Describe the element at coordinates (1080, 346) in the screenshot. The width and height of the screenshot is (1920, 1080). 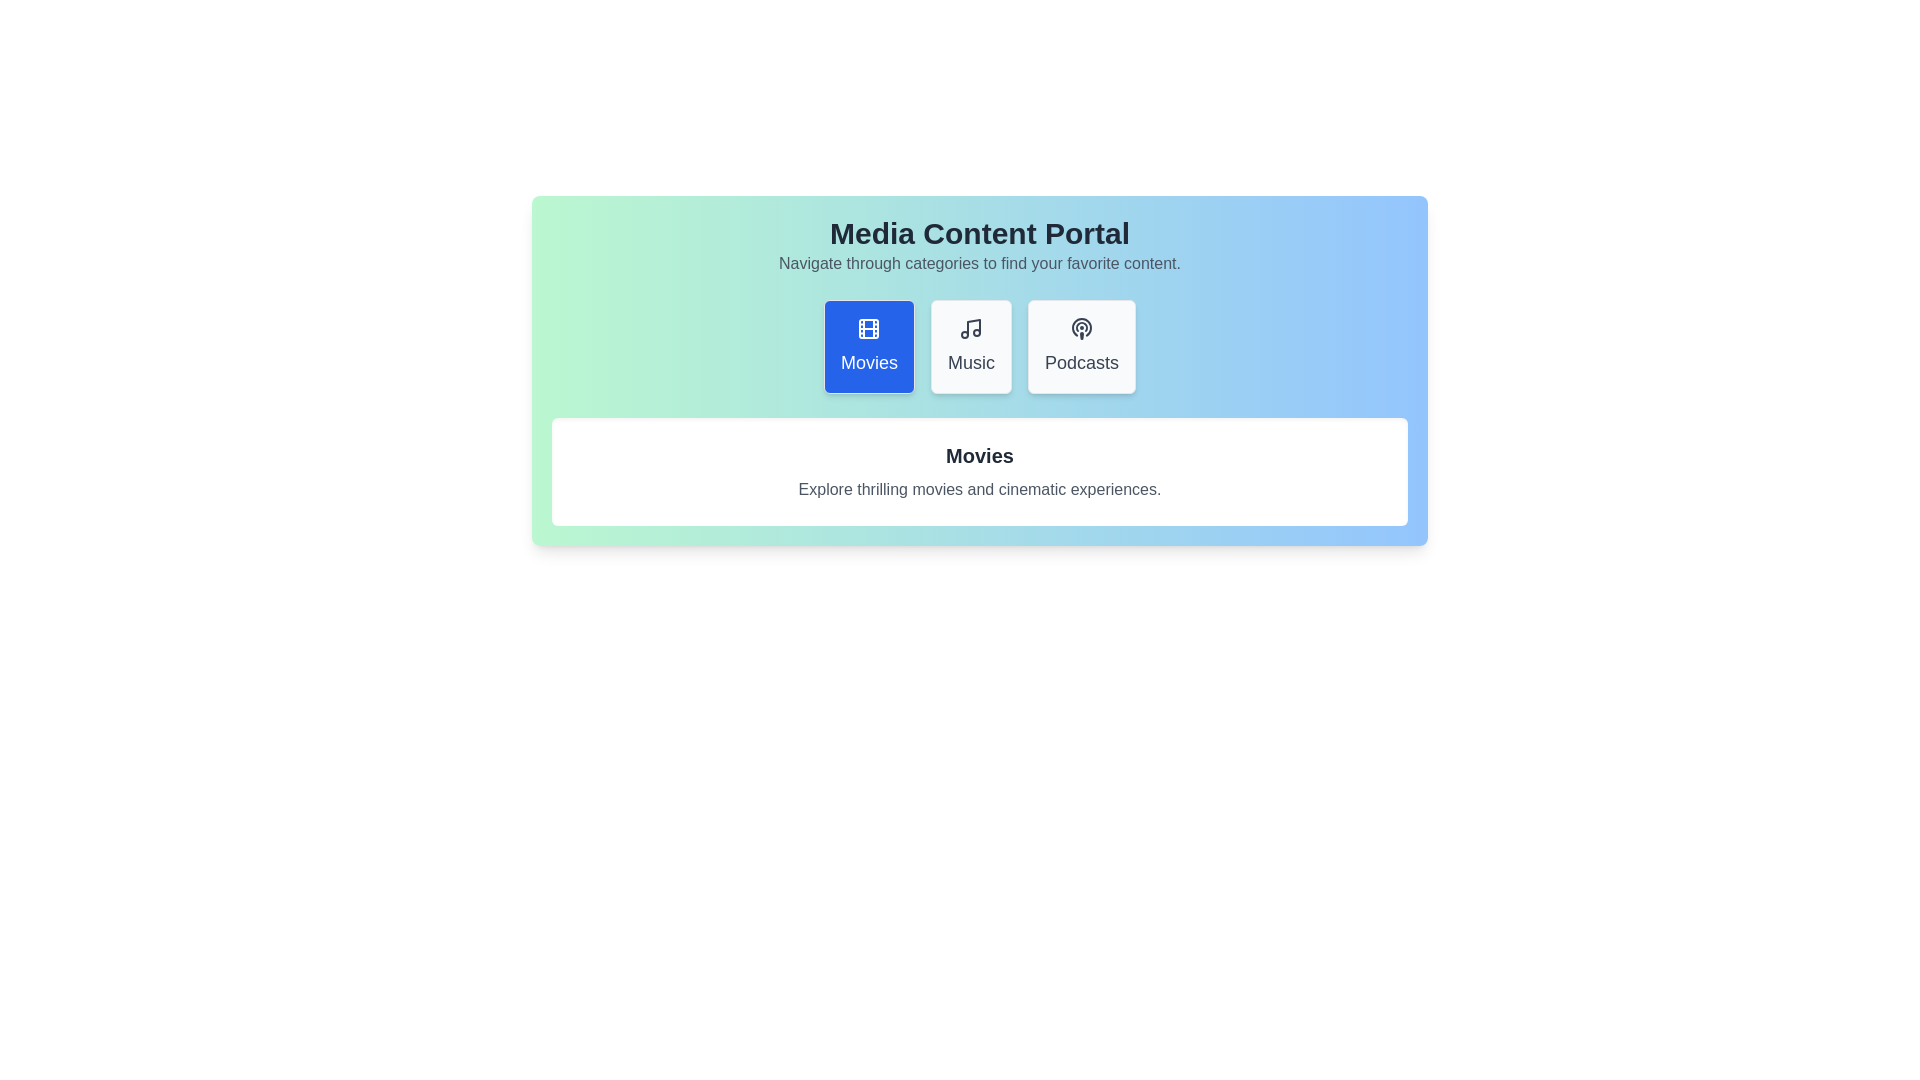
I see `the Podcasts tab by clicking on its button` at that location.